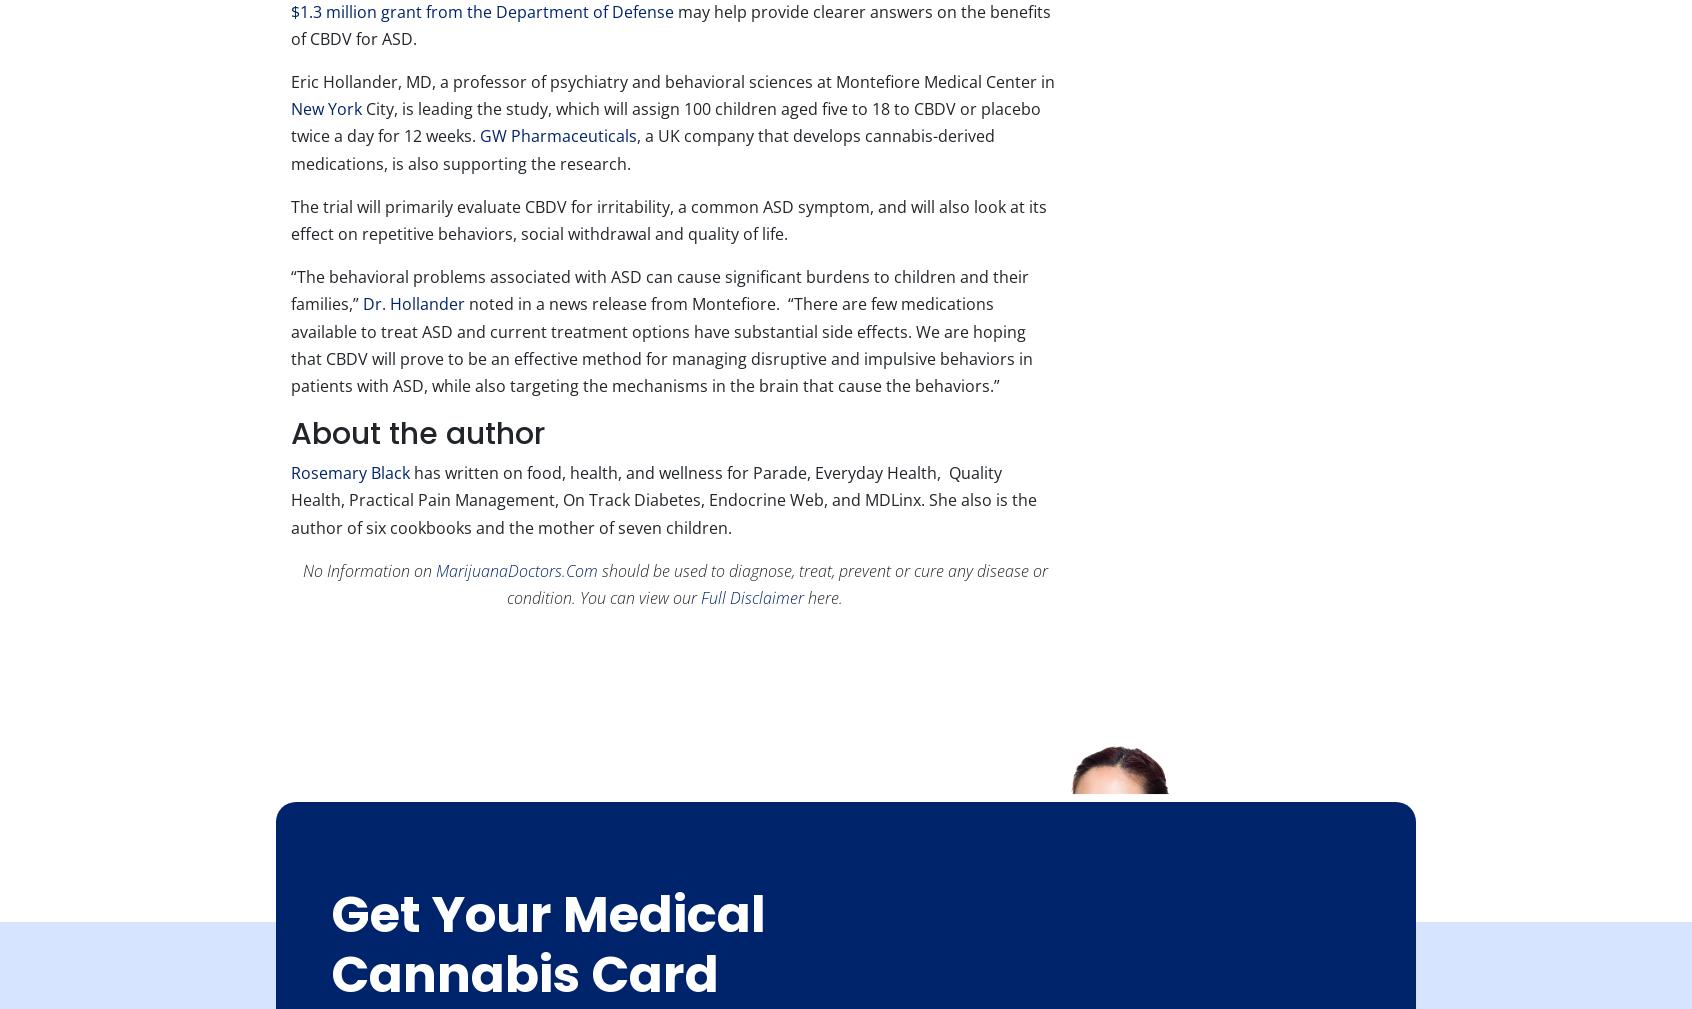 This screenshot has height=1009, width=1692. What do you see at coordinates (516, 569) in the screenshot?
I see `'MarijuanaDoctors.Com'` at bounding box center [516, 569].